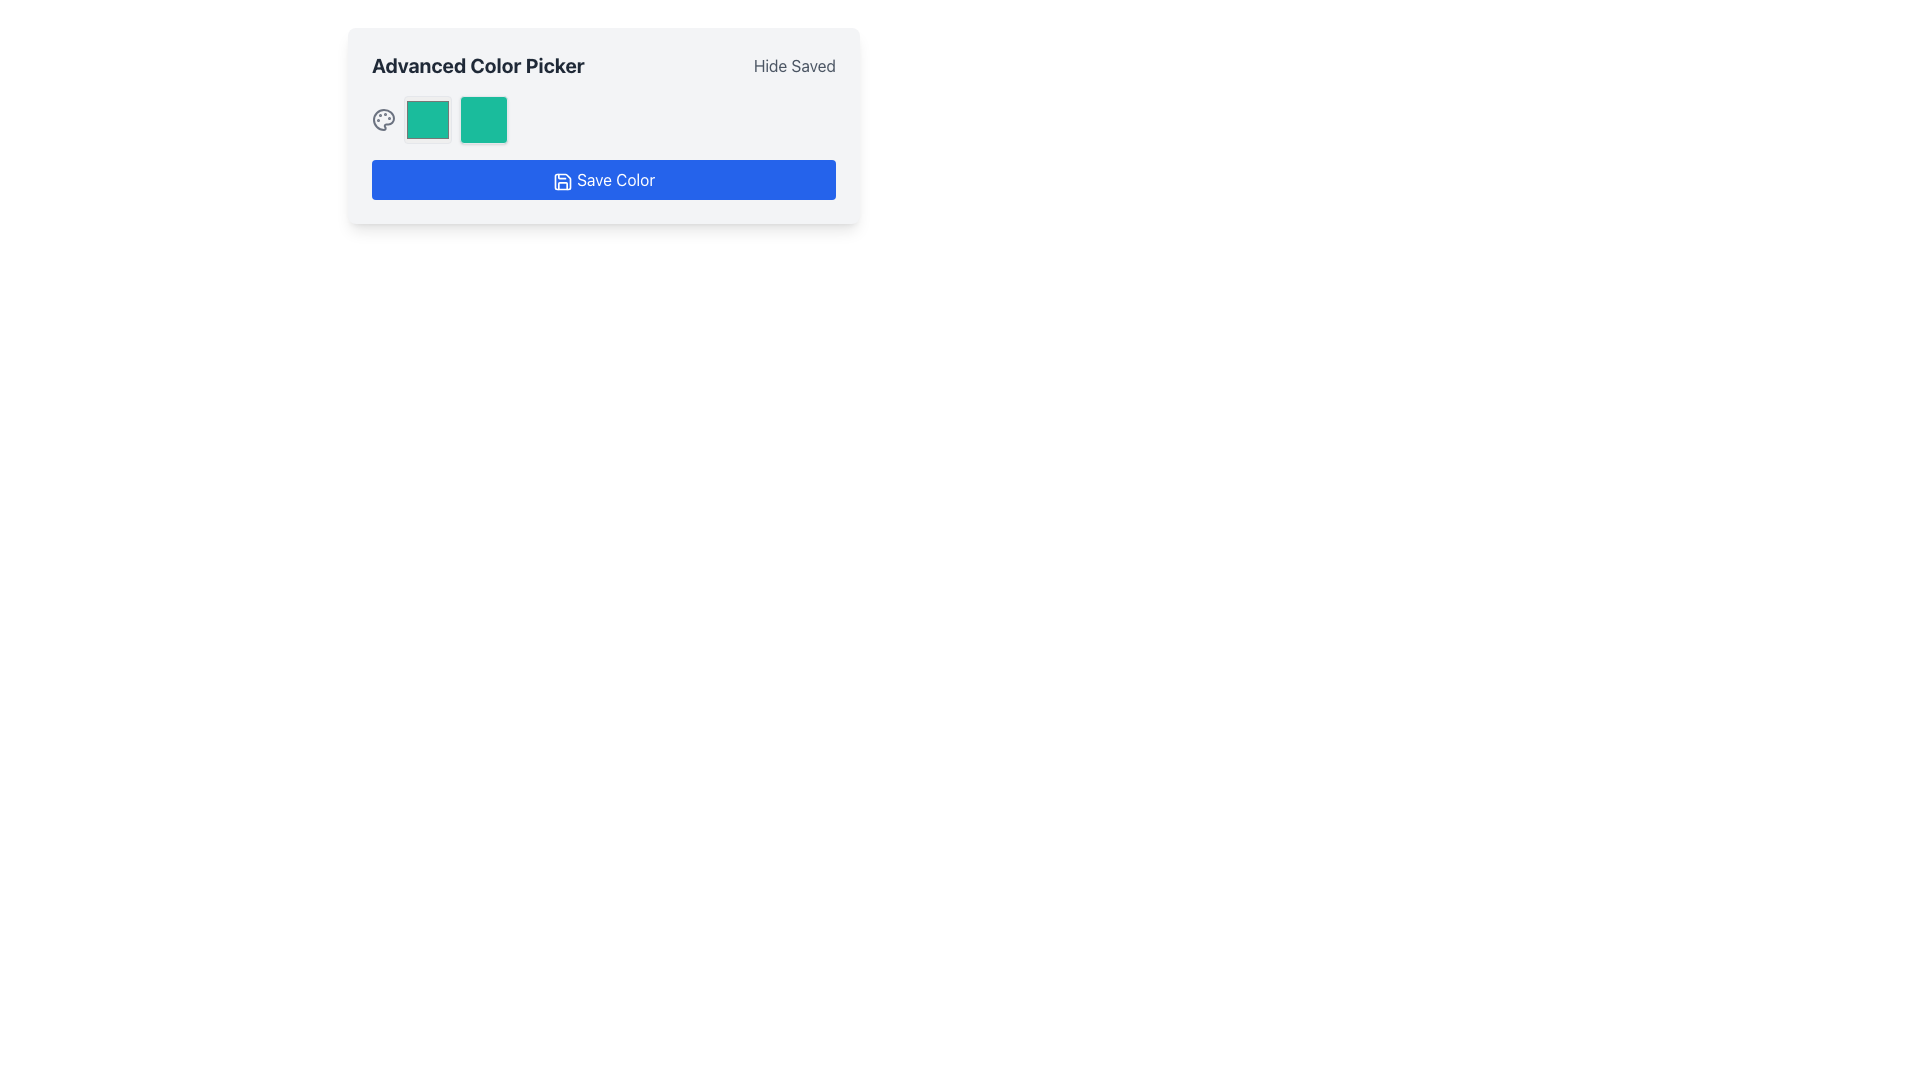  I want to click on the gray palette icon with rounded edges located prominently to the left of two color blocks, near the label 'Advanced Color Picker', so click(384, 119).